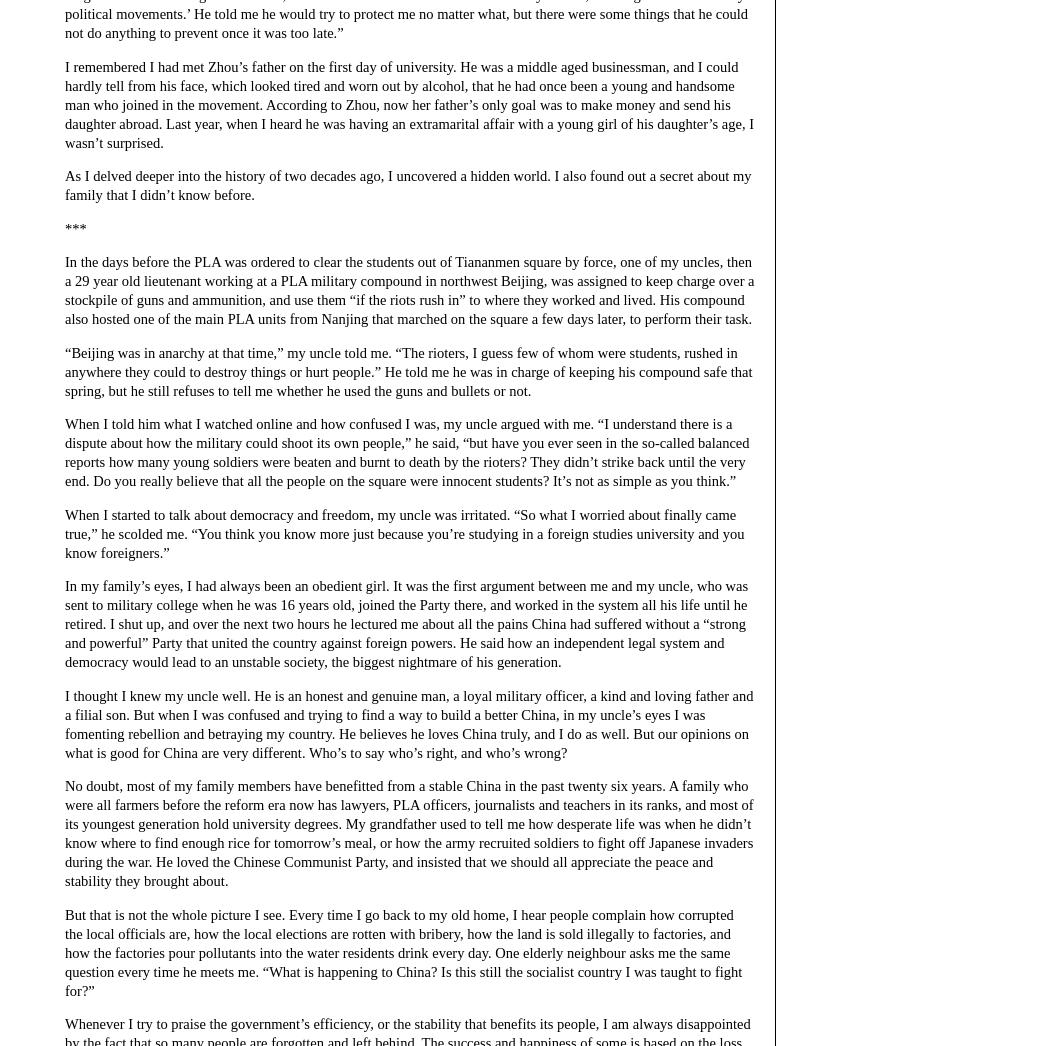 The width and height of the screenshot is (1050, 1046). I want to click on 'When I started to talk about democracy and freedom, my uncle was irritated. “So what I worried about finally came true,” he scolded me. “You think you know more just because you’re studying in a foreign studies university and you know foreigners.”', so click(404, 532).